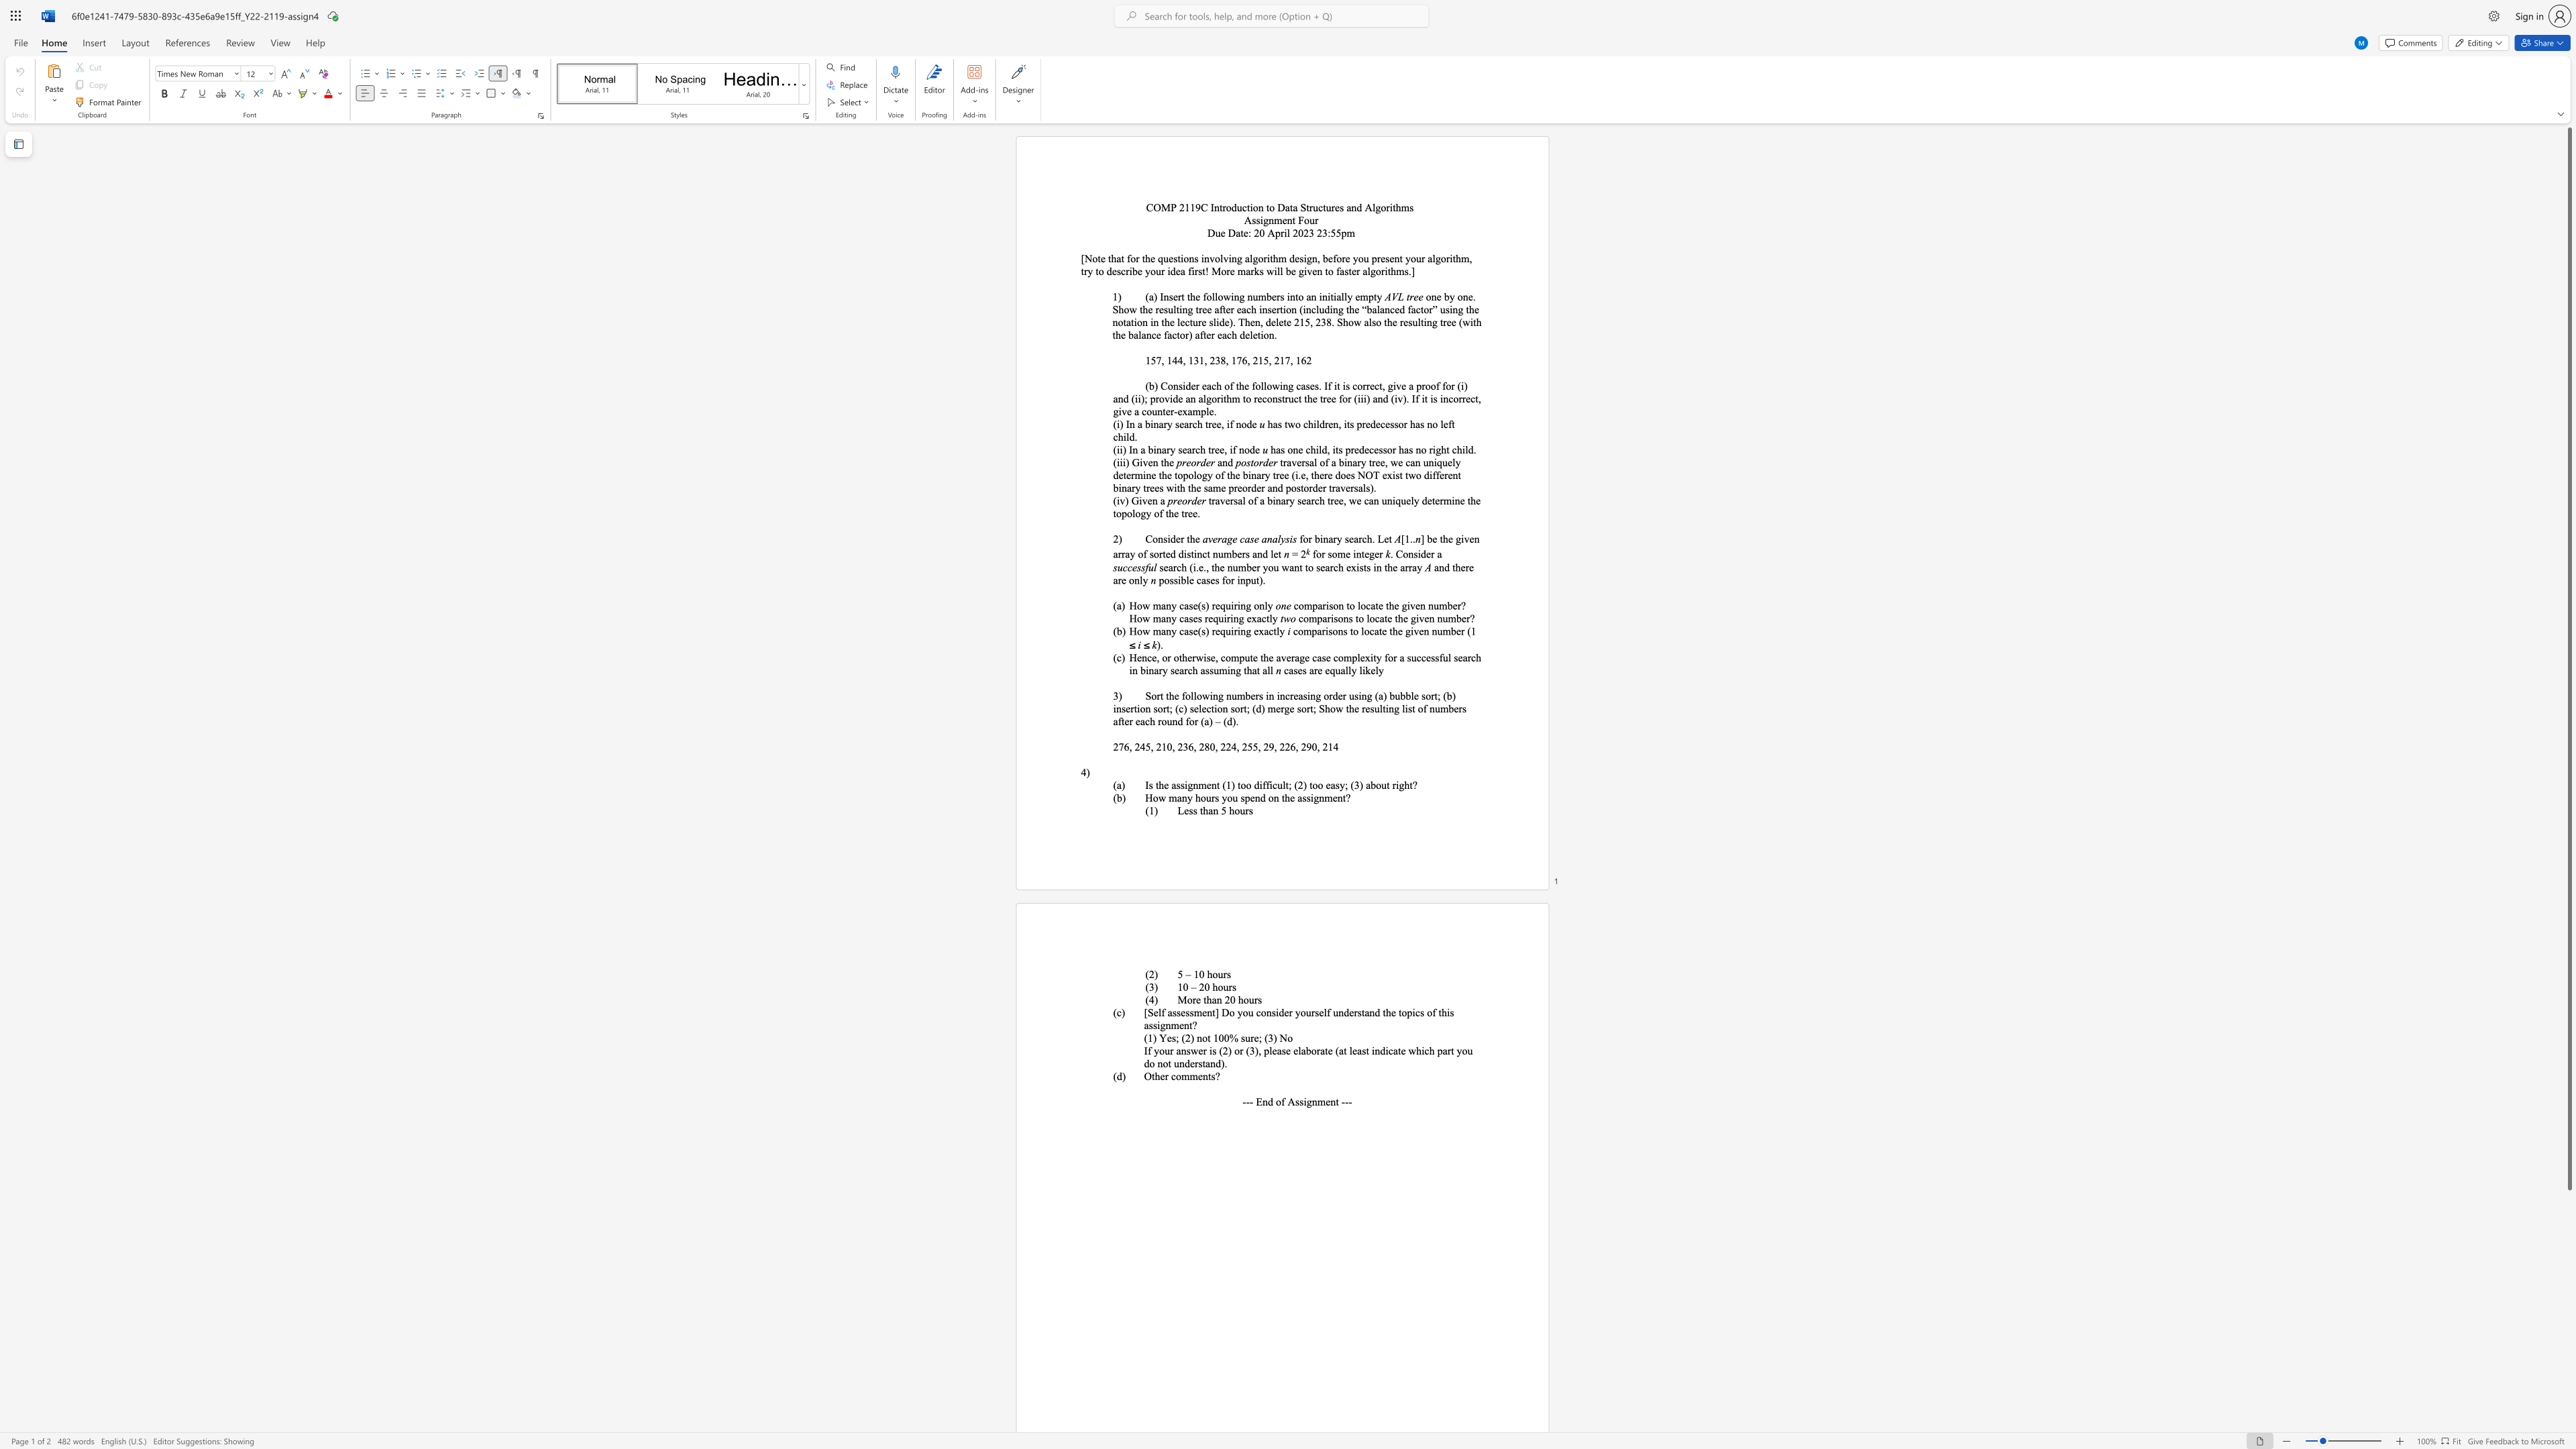 Image resolution: width=2576 pixels, height=1449 pixels. I want to click on the 1th character "v" in the text, so click(1122, 500).